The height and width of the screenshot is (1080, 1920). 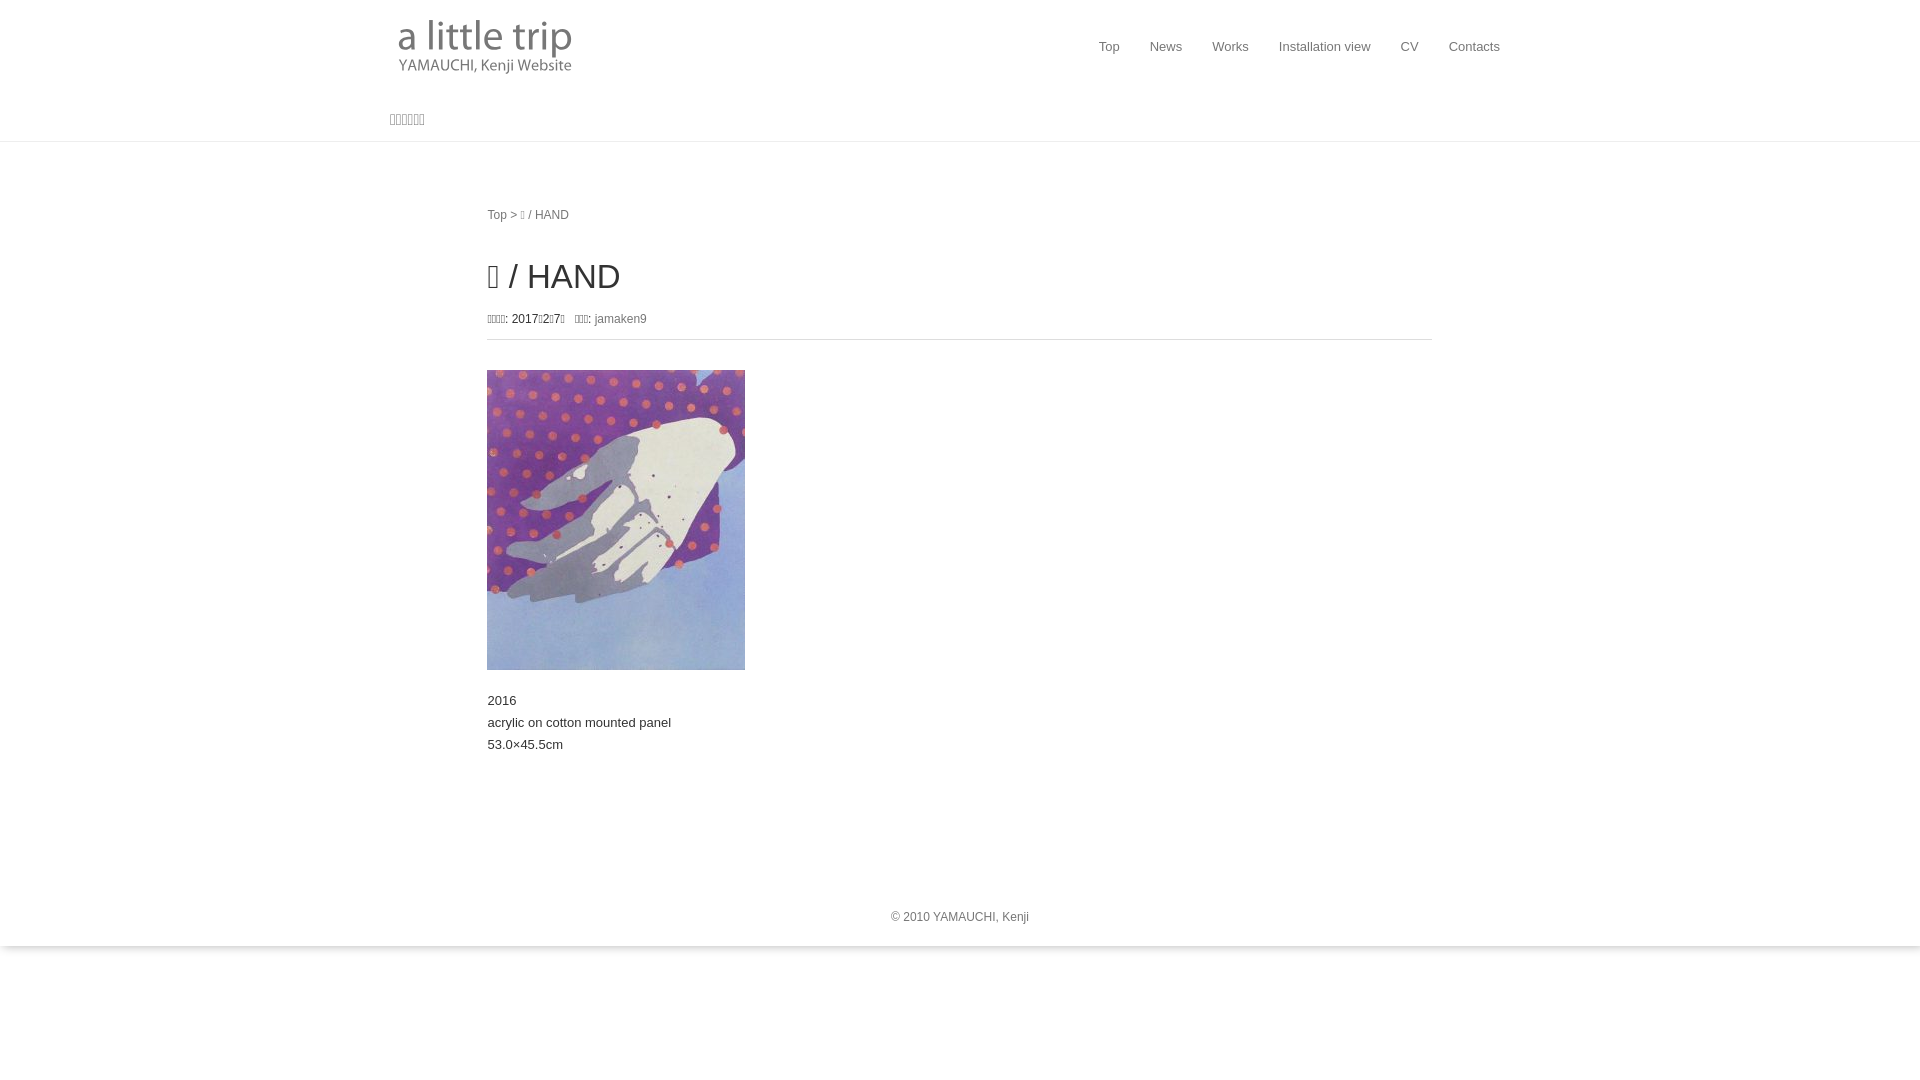 What do you see at coordinates (389, 859) in the screenshot?
I see `'twitter'` at bounding box center [389, 859].